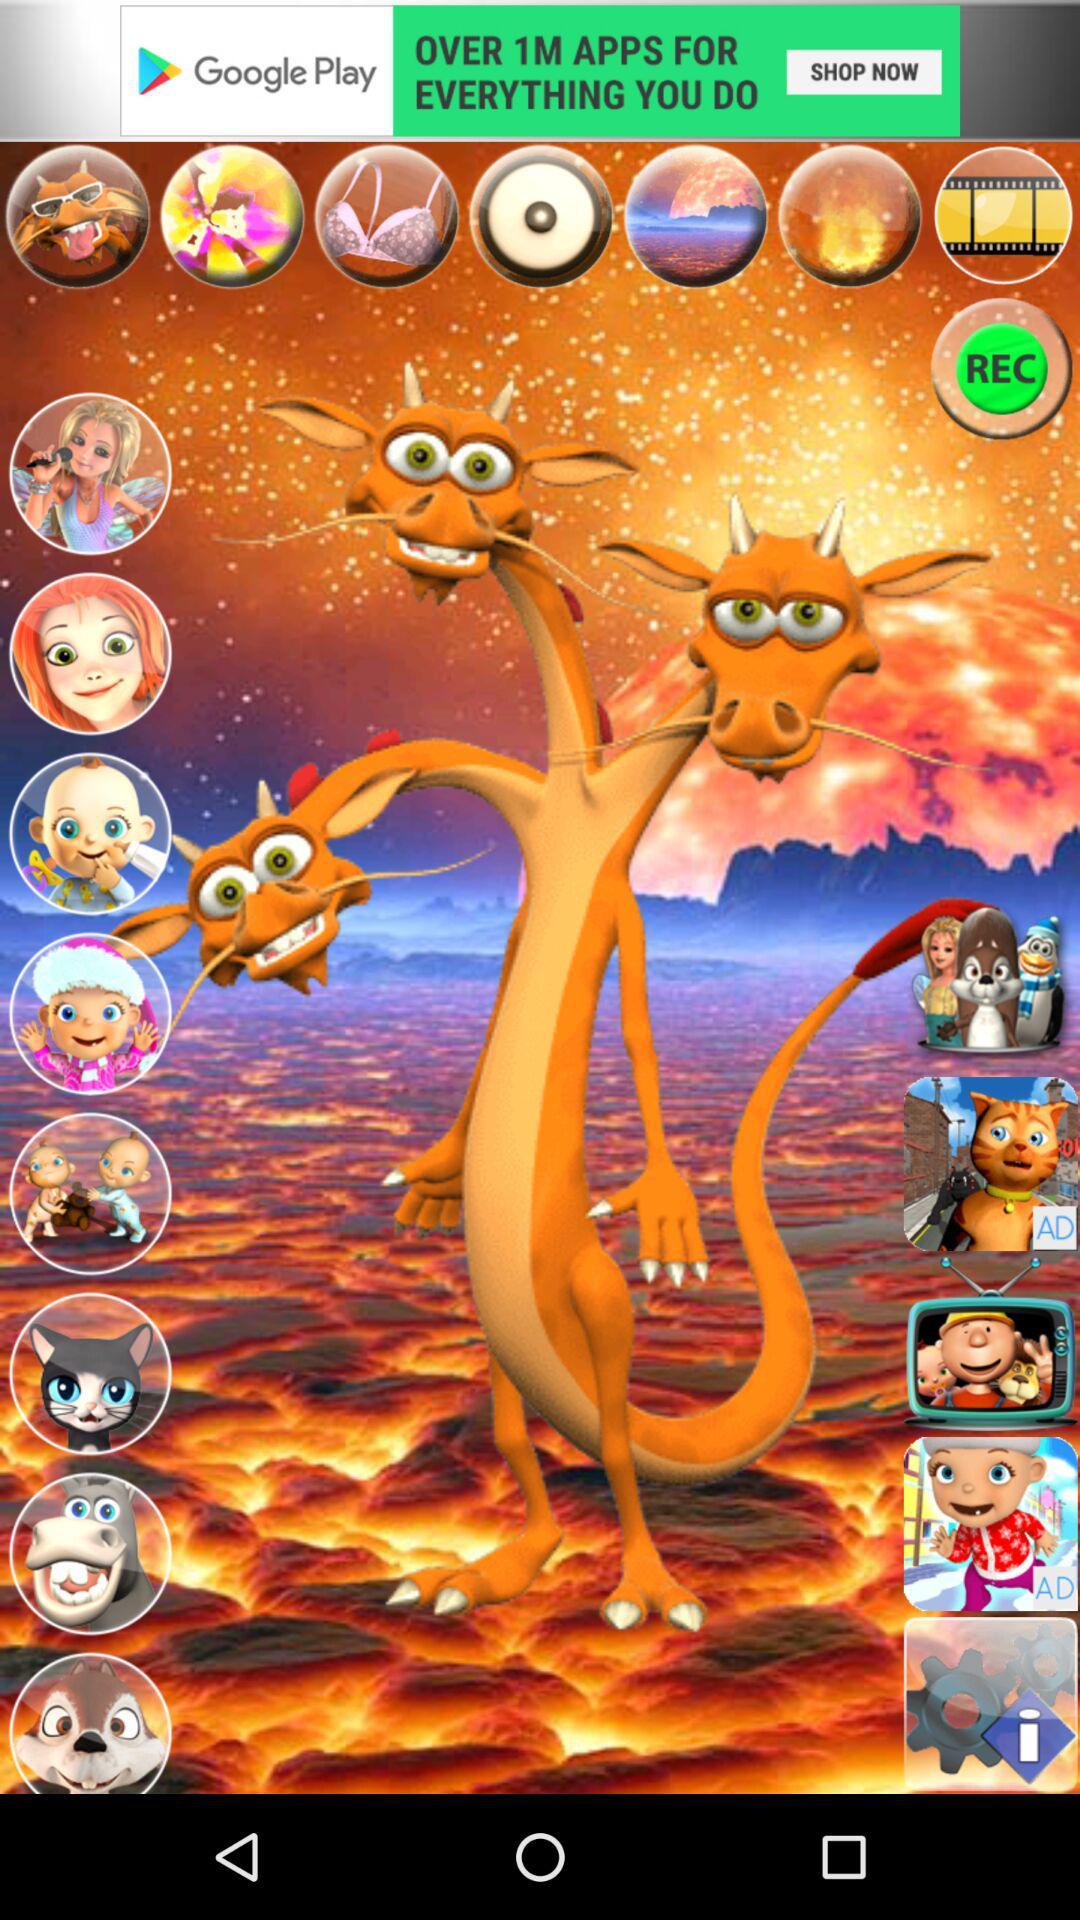 The height and width of the screenshot is (1920, 1080). What do you see at coordinates (88, 475) in the screenshot?
I see `change playable character` at bounding box center [88, 475].